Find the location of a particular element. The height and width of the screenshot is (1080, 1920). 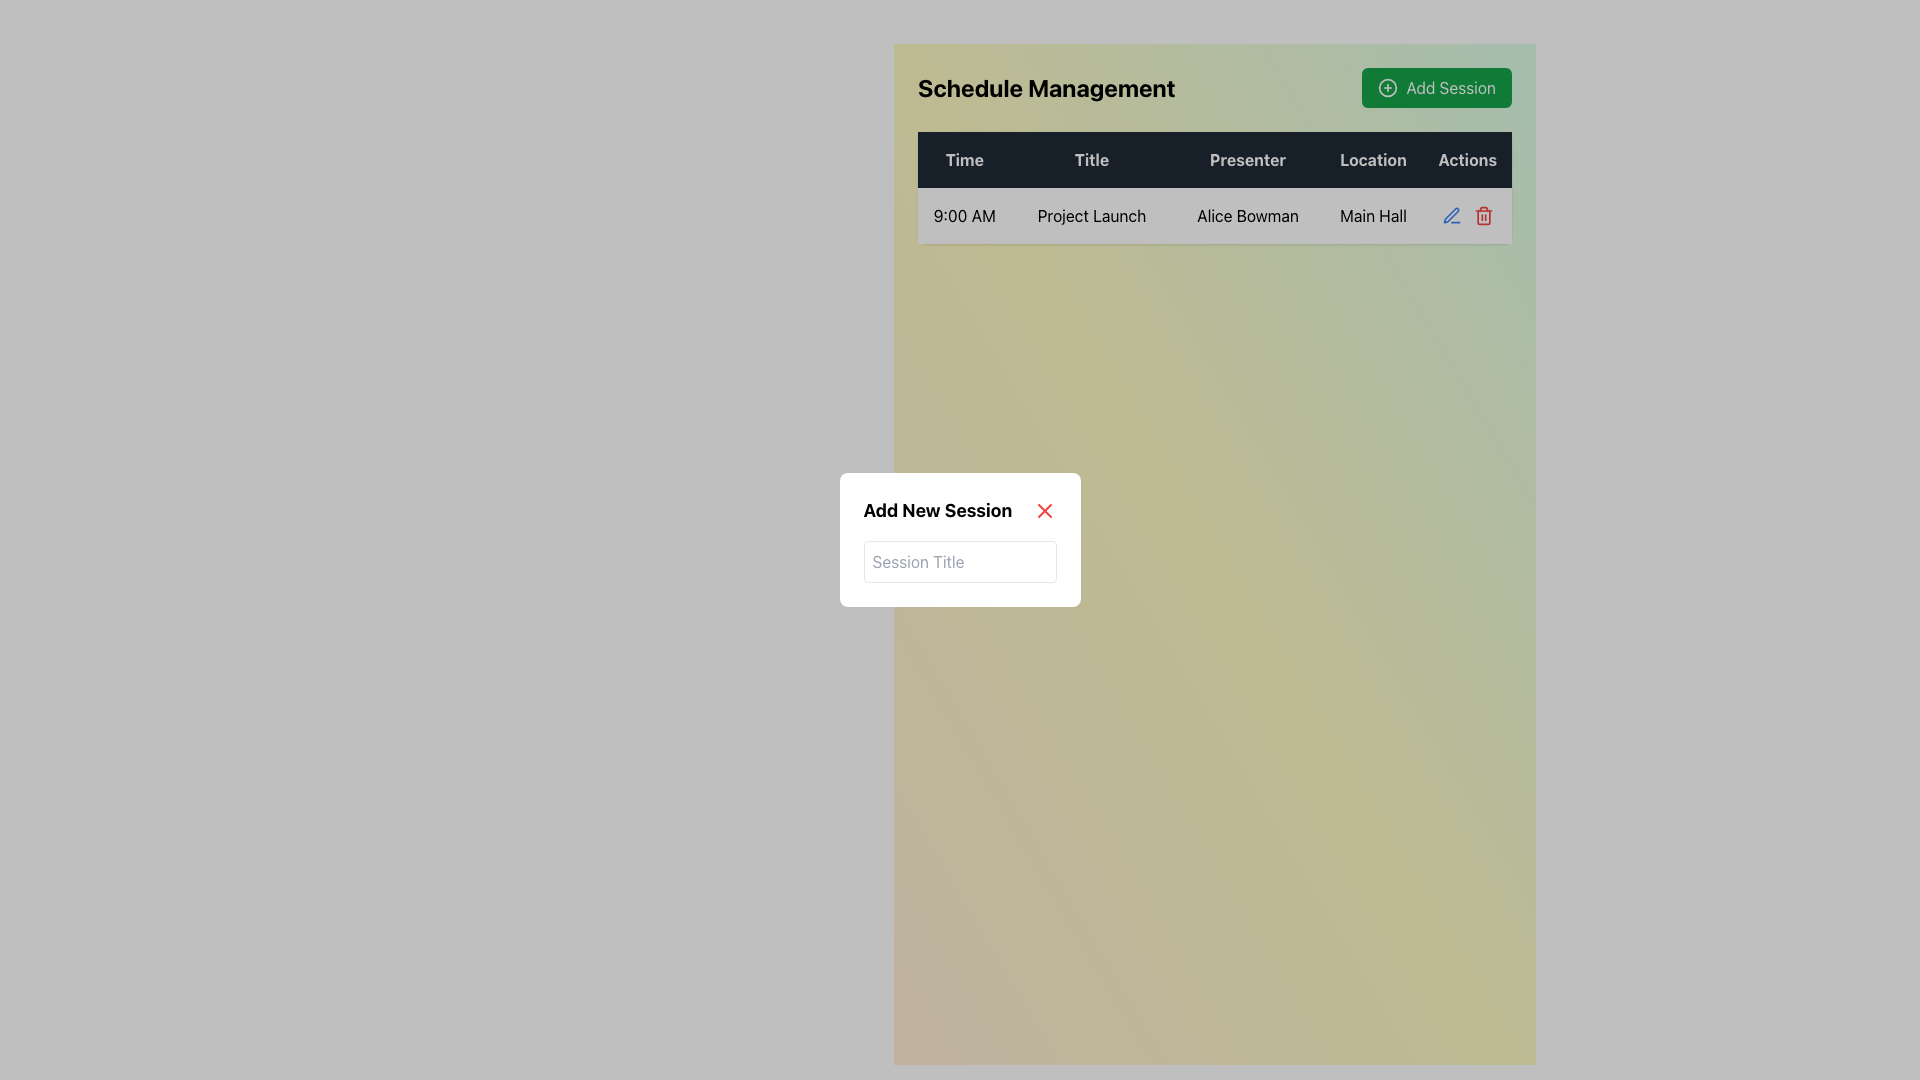

the outermost circular border of the 'Add' icon located in the top-right corner of the interface, which is part of the green 'Add Session' button is located at coordinates (1387, 87).